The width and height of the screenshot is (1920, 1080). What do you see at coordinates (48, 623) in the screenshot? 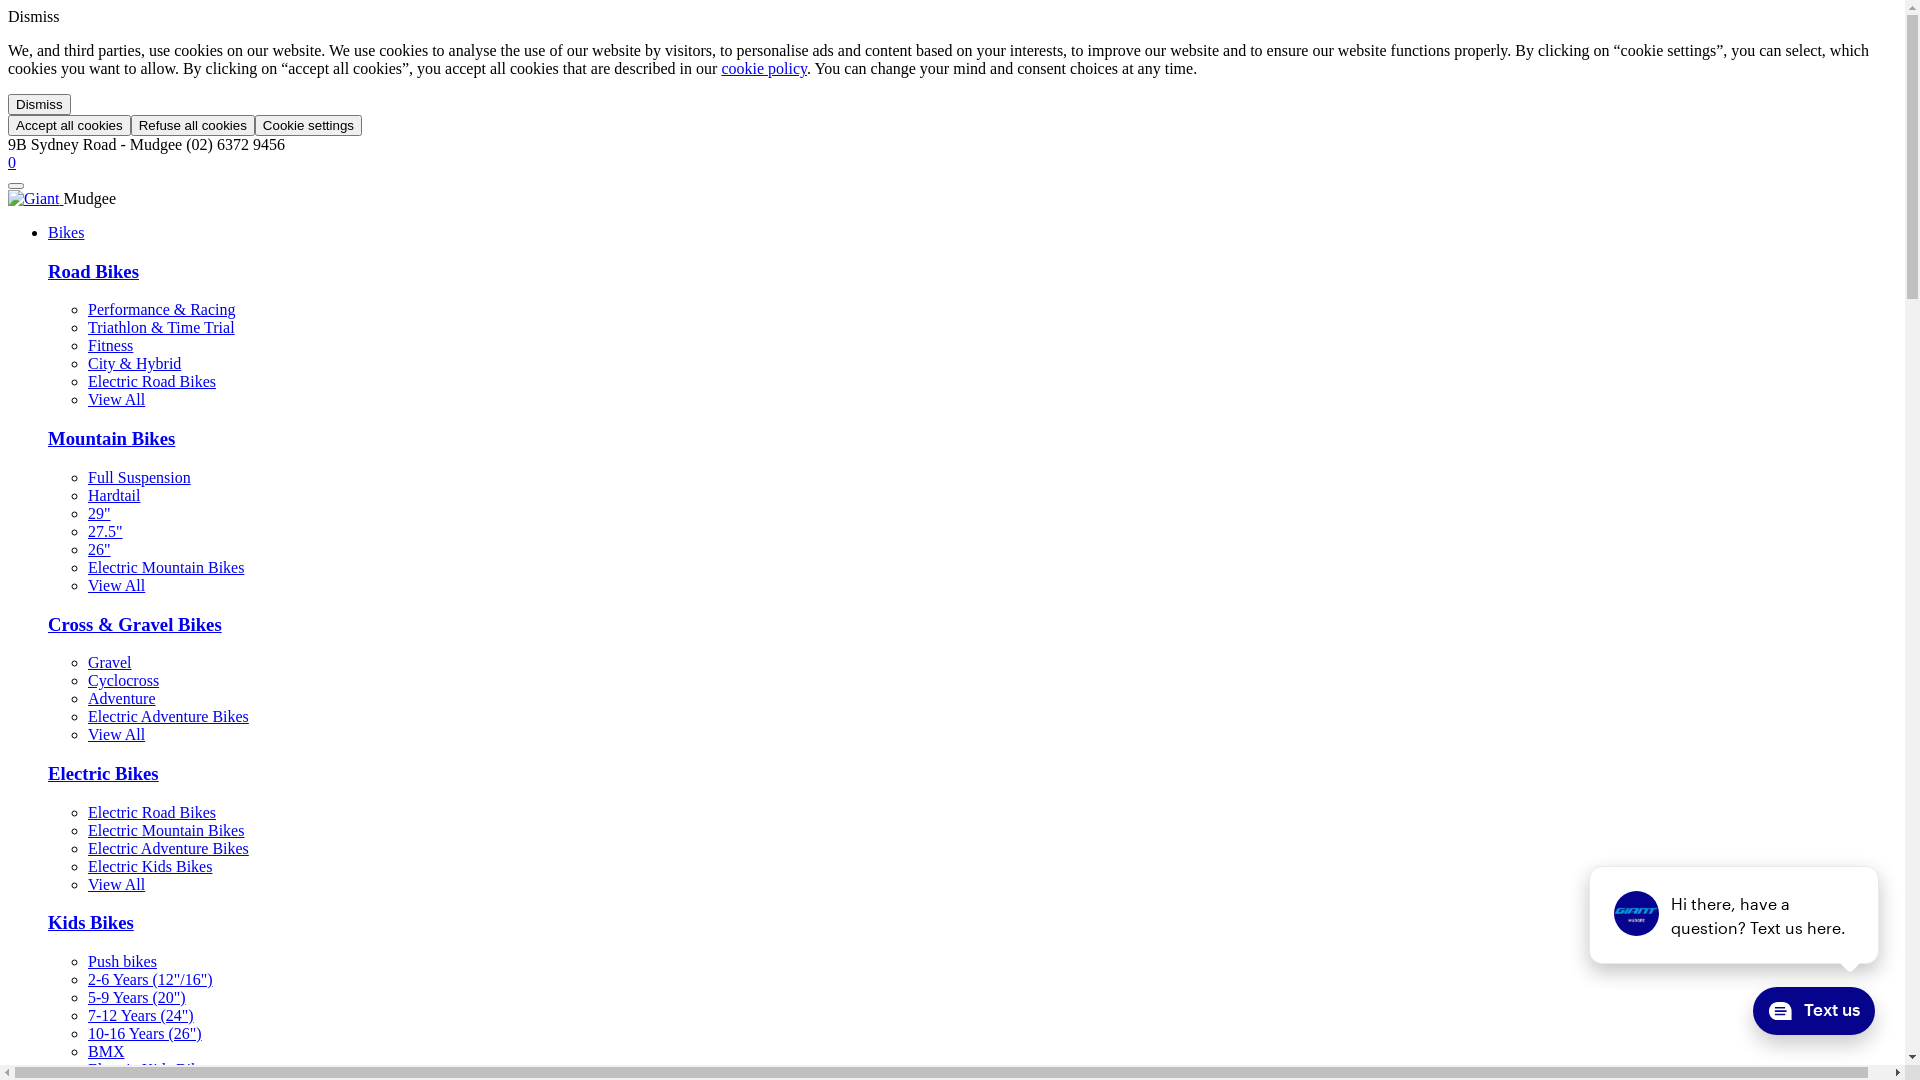
I see `'Cross & Gravel Bikes'` at bounding box center [48, 623].